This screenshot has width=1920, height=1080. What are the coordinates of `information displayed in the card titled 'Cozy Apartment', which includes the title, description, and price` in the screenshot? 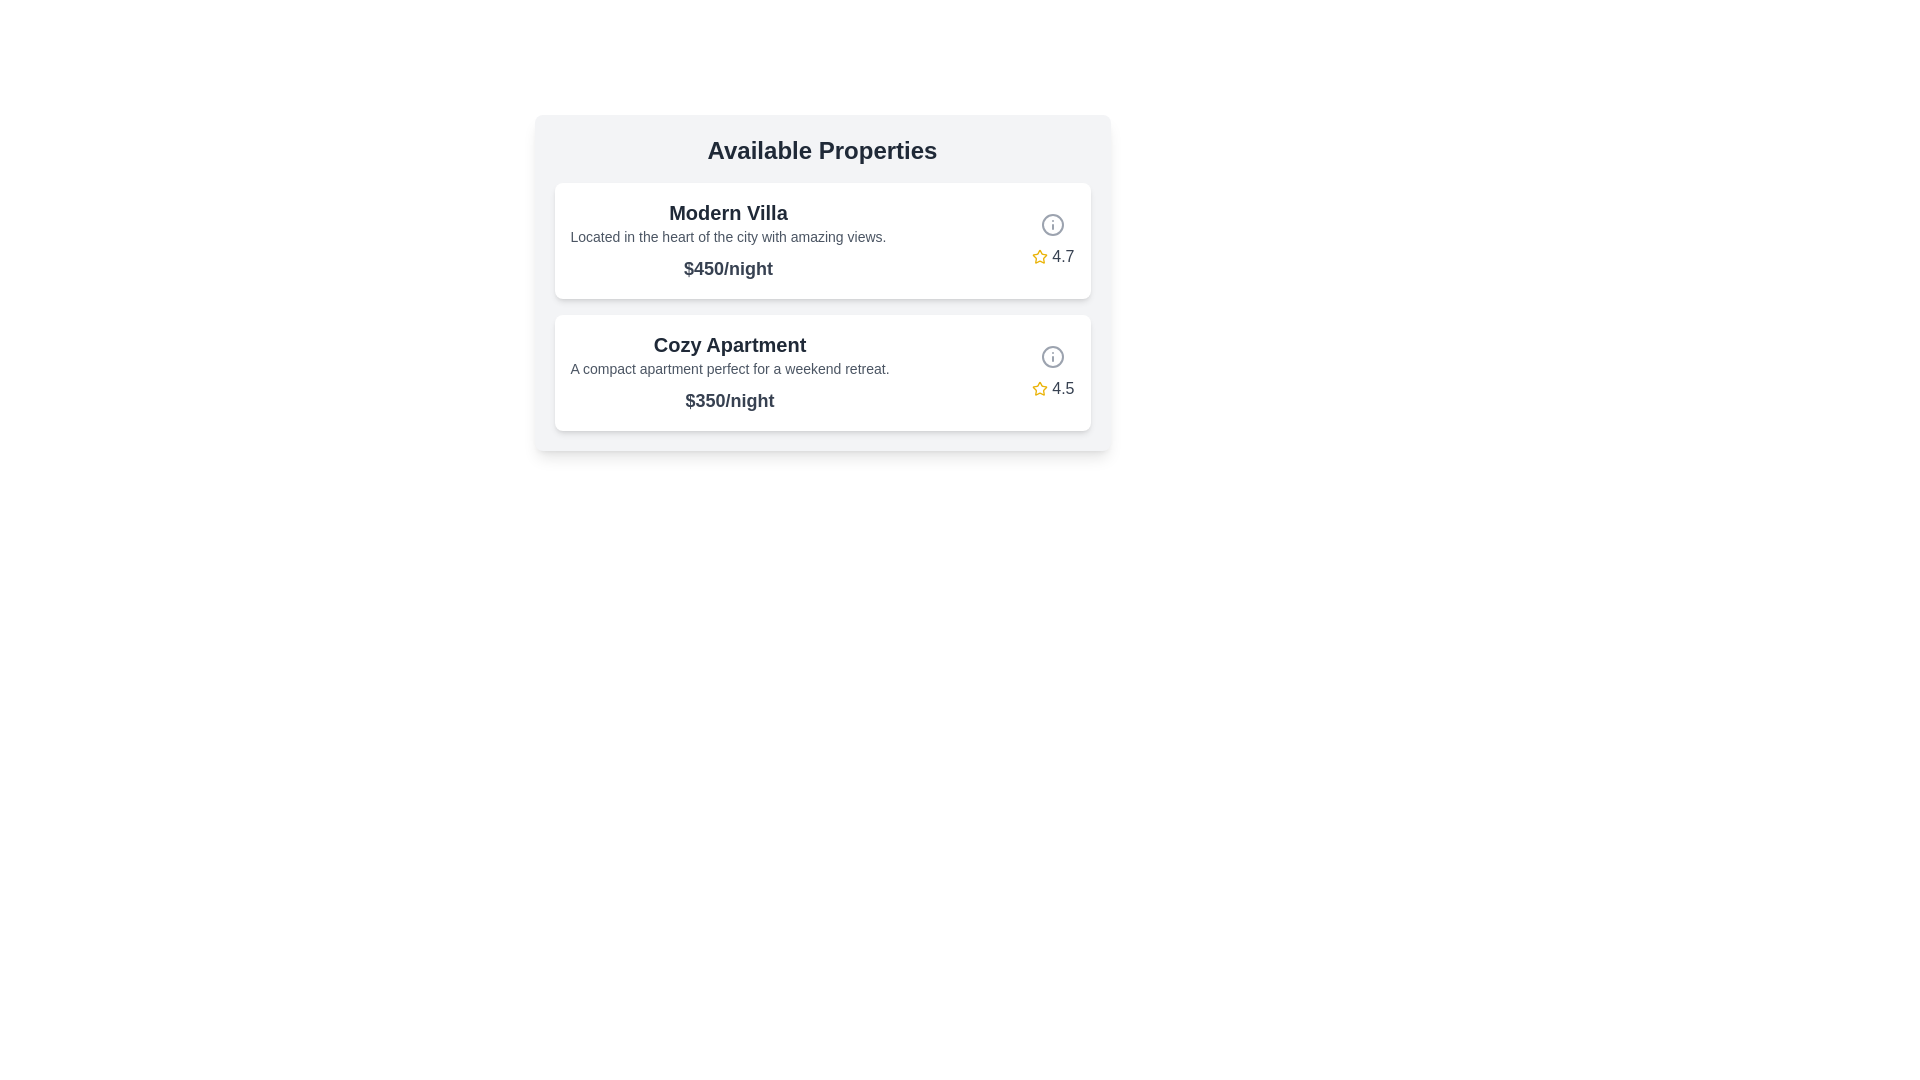 It's located at (728, 373).